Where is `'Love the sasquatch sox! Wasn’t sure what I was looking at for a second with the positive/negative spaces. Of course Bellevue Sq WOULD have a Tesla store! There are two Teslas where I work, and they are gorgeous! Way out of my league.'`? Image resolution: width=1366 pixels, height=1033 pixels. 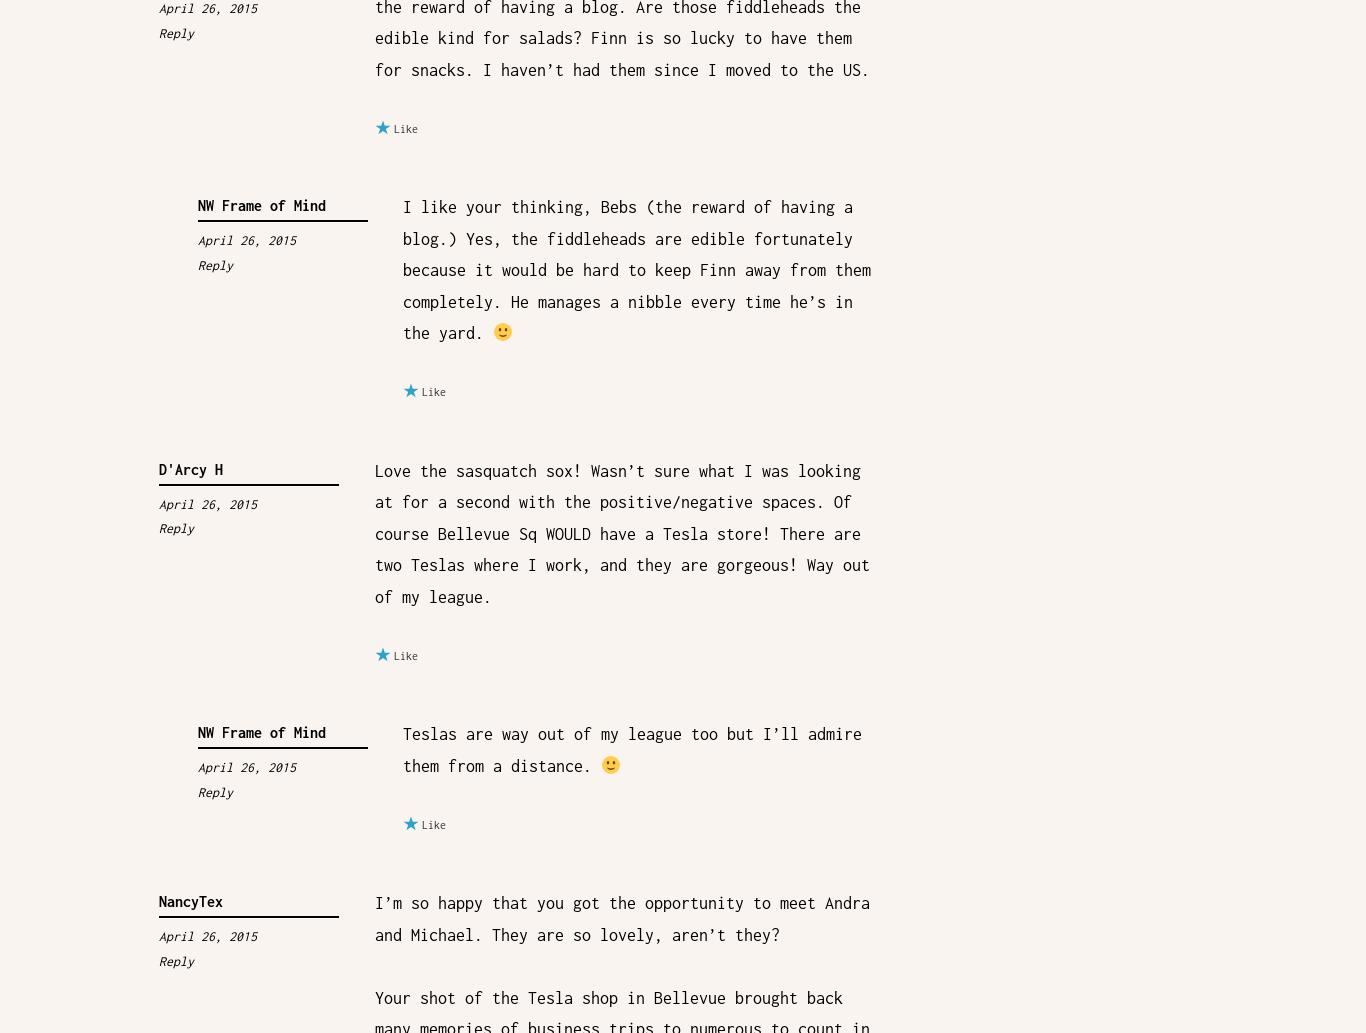 'Love the sasquatch sox! Wasn’t sure what I was looking at for a second with the positive/negative spaces. Of course Bellevue Sq WOULD have a Tesla store! There are two Teslas where I work, and they are gorgeous! Way out of my league.' is located at coordinates (620, 532).